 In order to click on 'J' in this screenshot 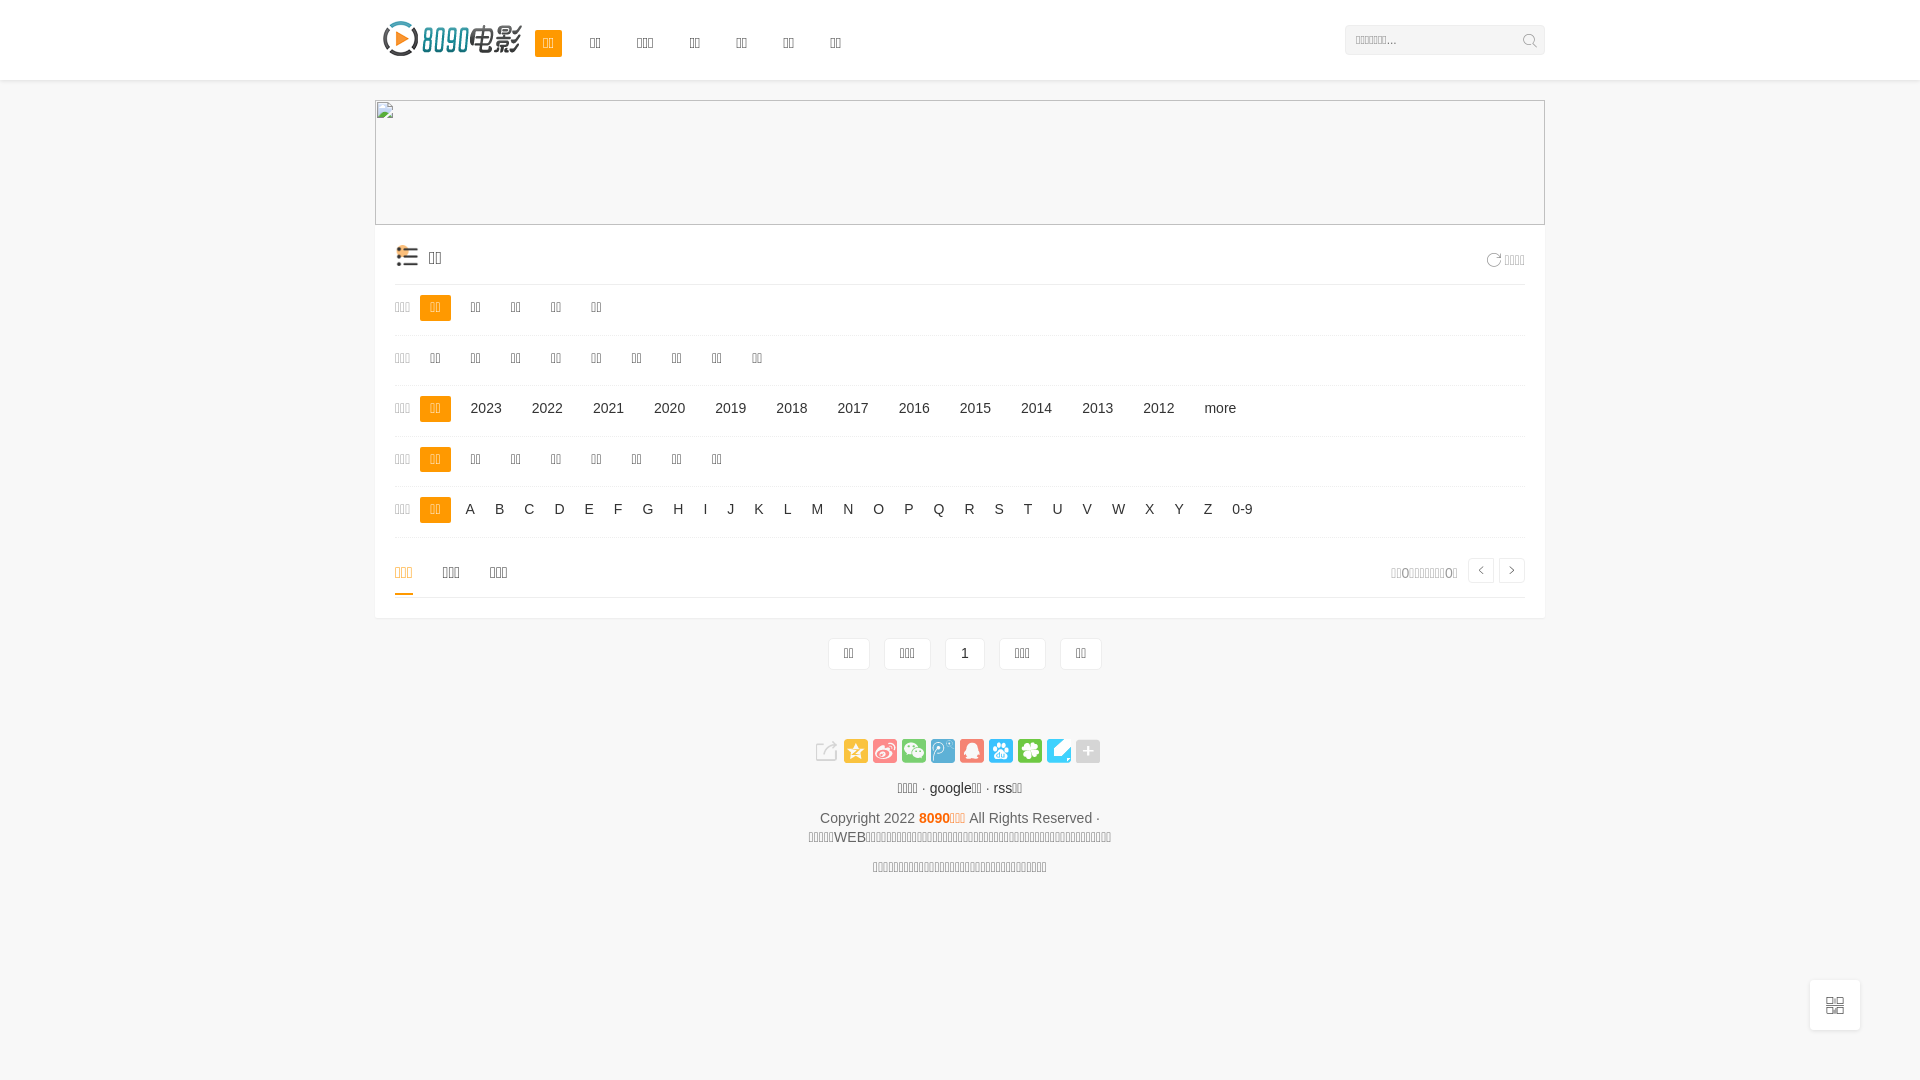, I will do `click(729, 508)`.